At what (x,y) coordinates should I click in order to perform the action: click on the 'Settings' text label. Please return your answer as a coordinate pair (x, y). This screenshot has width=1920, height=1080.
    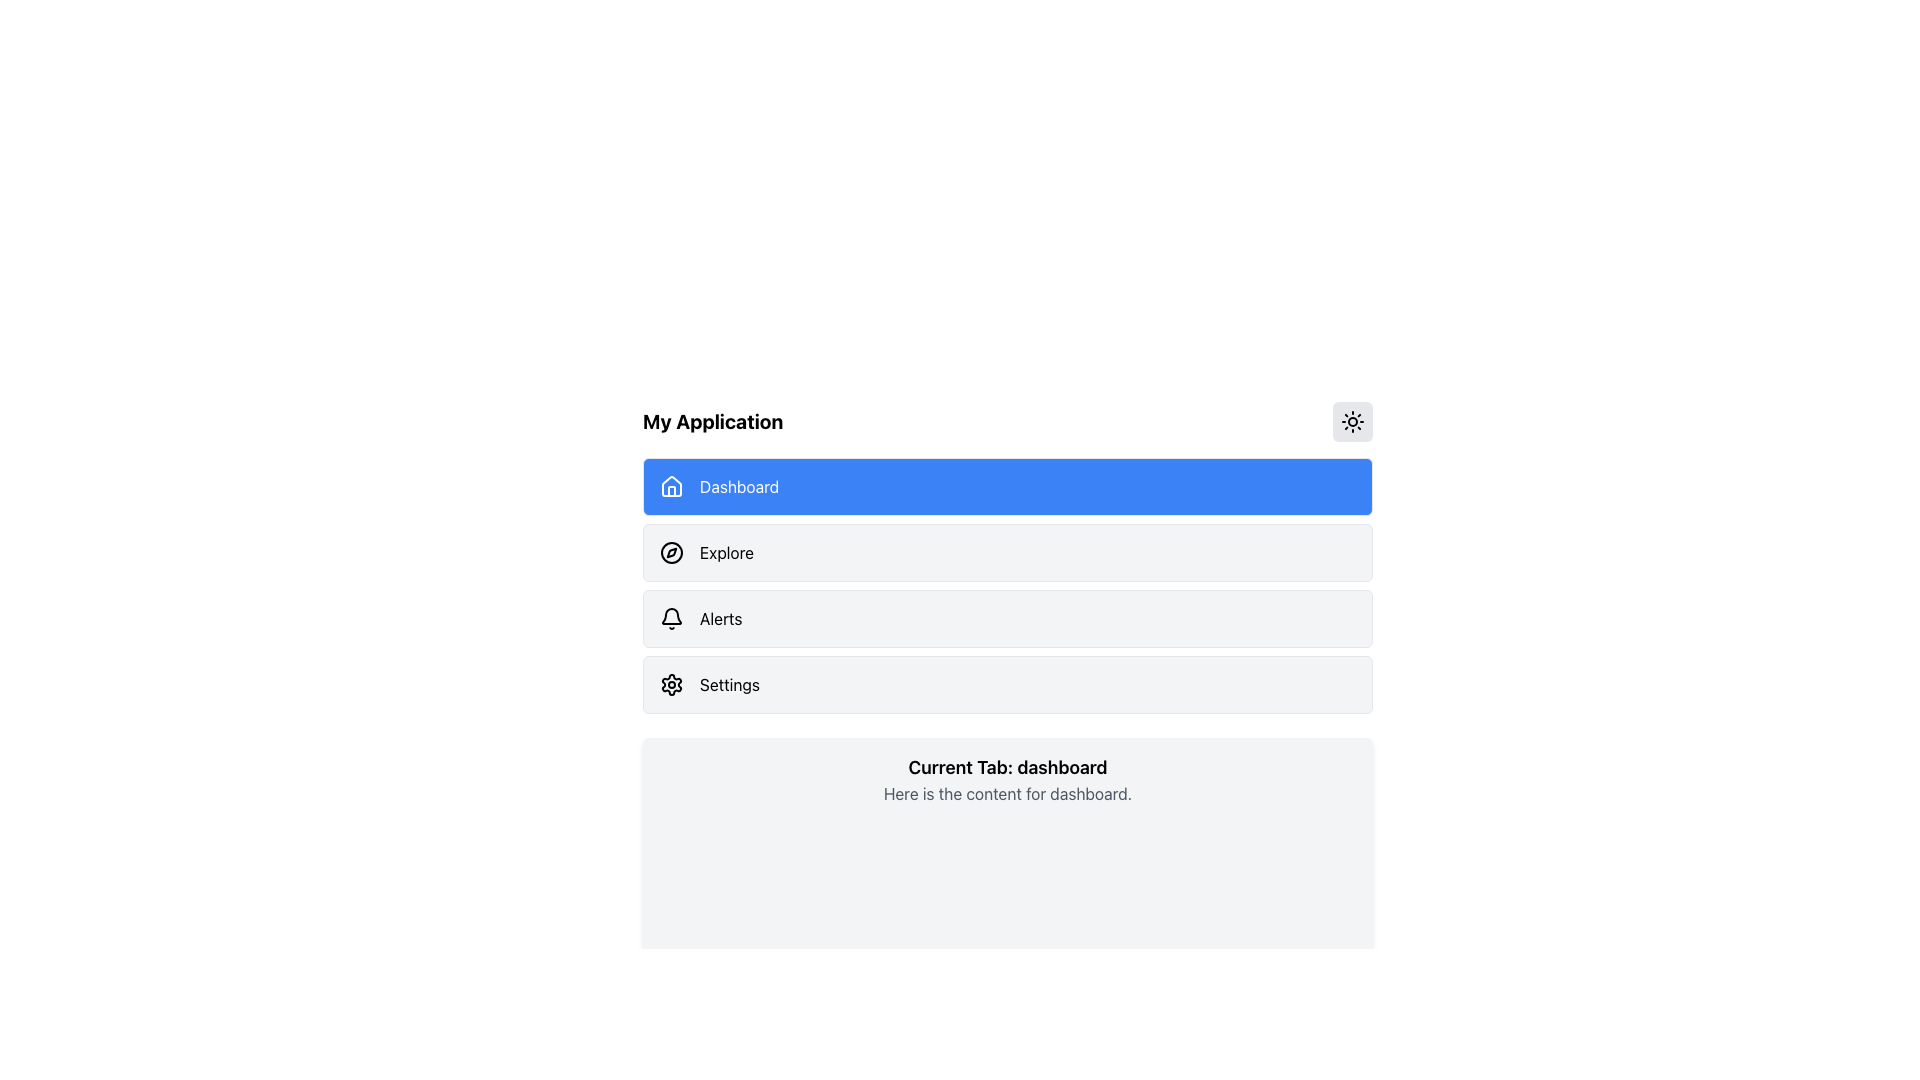
    Looking at the image, I should click on (728, 684).